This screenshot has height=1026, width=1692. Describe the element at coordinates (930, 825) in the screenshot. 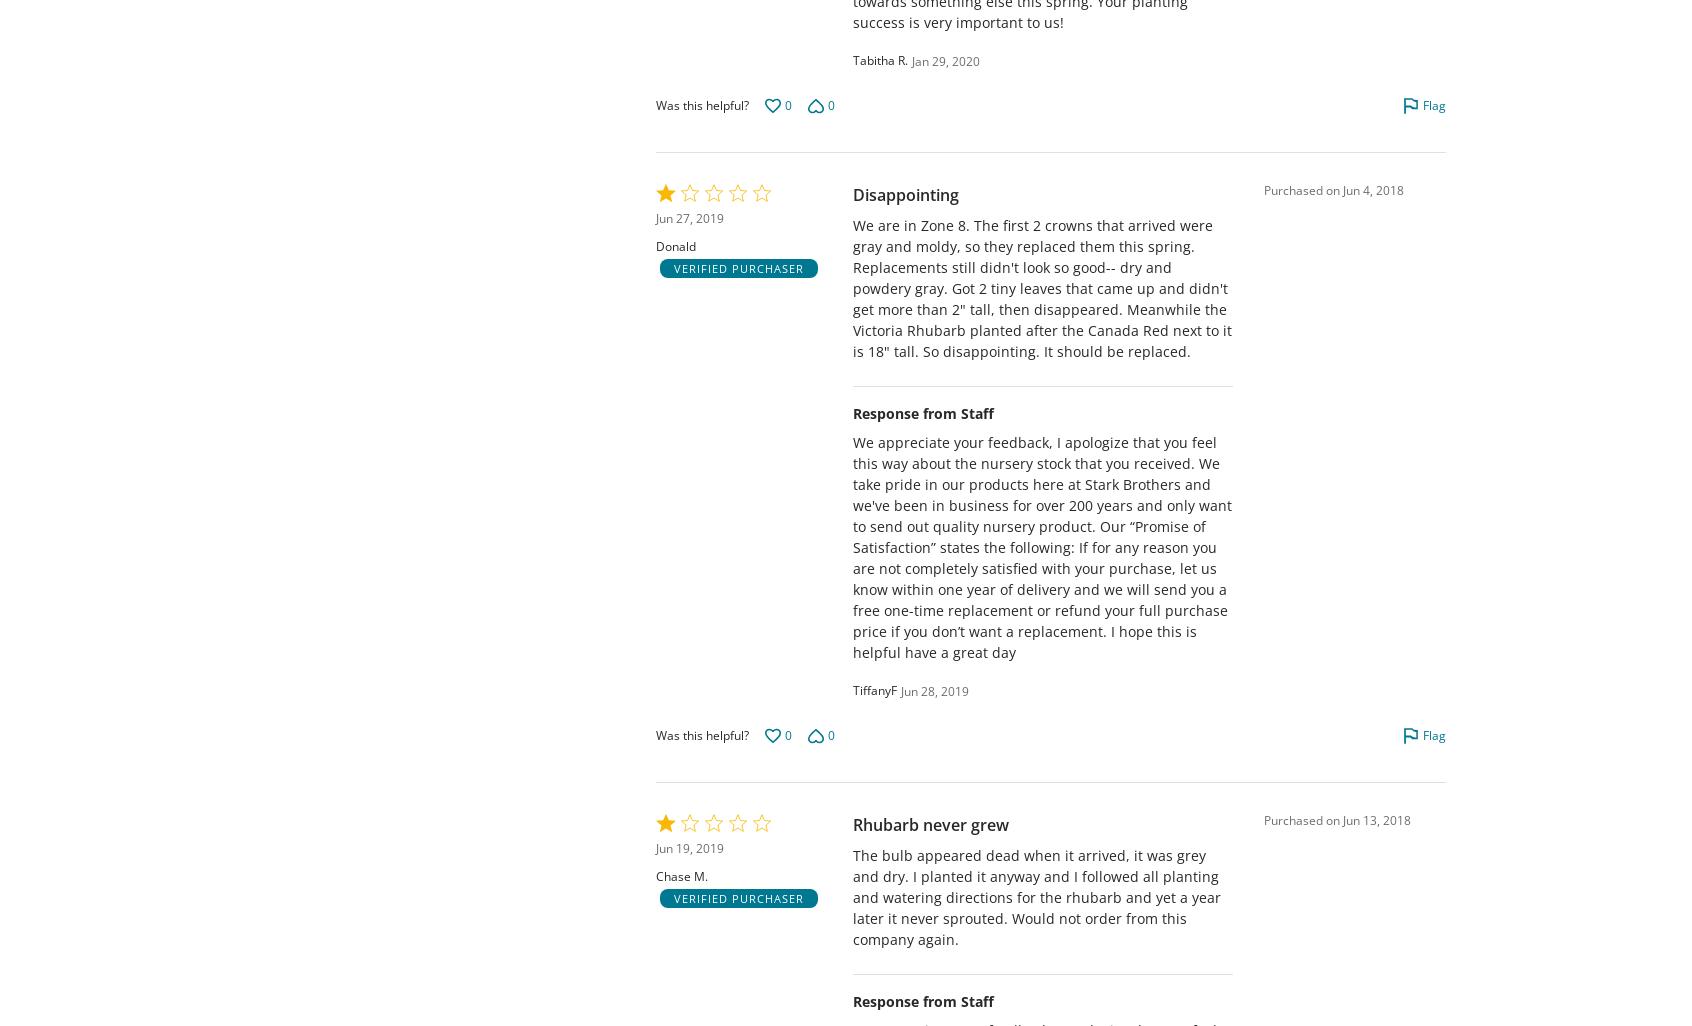

I see `'Rhubarb never grew'` at that location.